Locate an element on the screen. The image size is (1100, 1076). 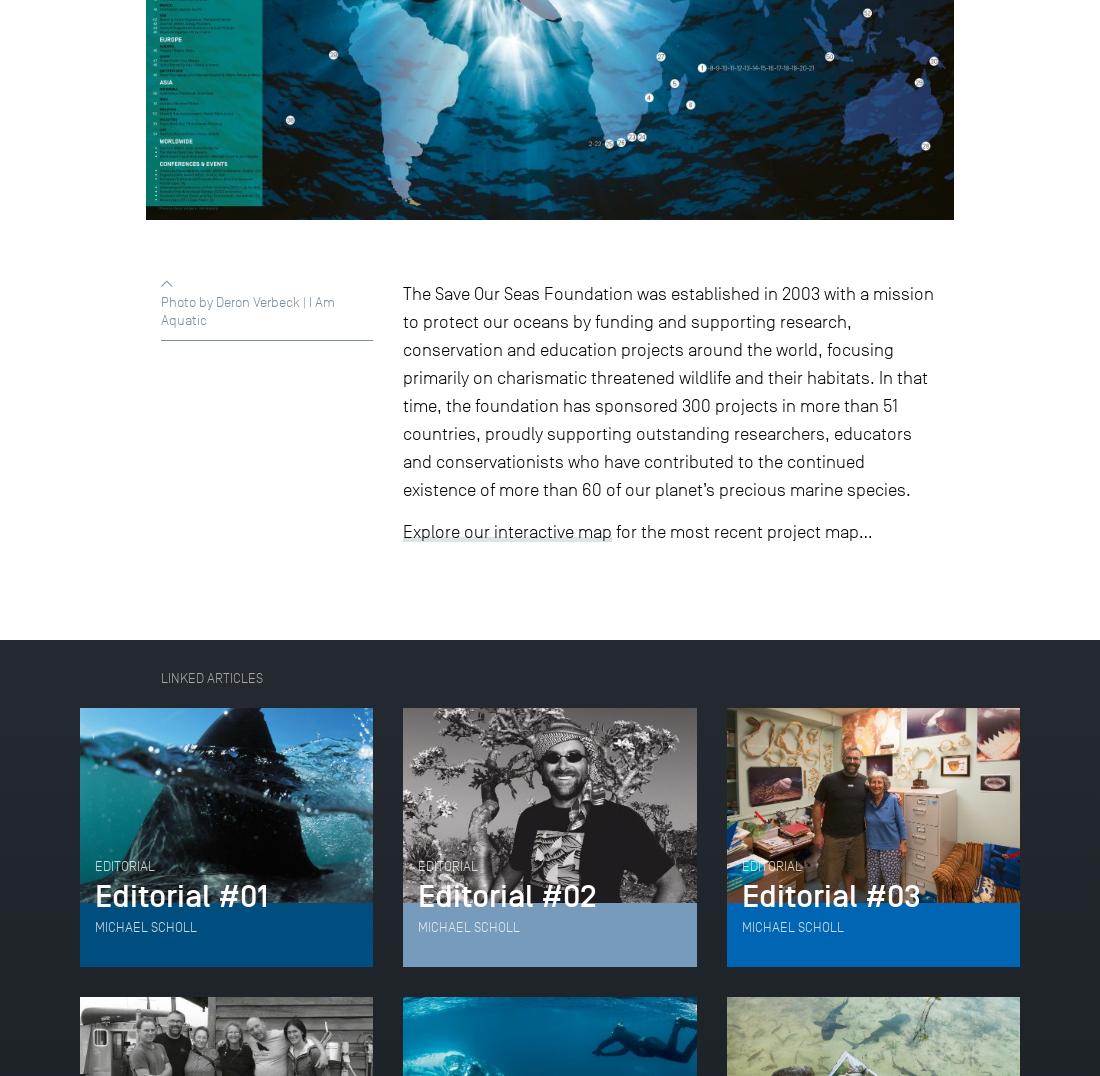
'The Save Our Seas Foundation was established in 2003 with a mission to protect our oceans by funding and supporting research, conservation and education projects around the world, focusing primarily on charismatic threatened wildlife and their habitats. In that time, the foundation has sponsored 300 projects in more than 51 countries, proudly supporting outstanding researchers, educators and conservationists who have contributed to the continued existence of more than 60 of our planet’s precious marine species.' is located at coordinates (668, 390).